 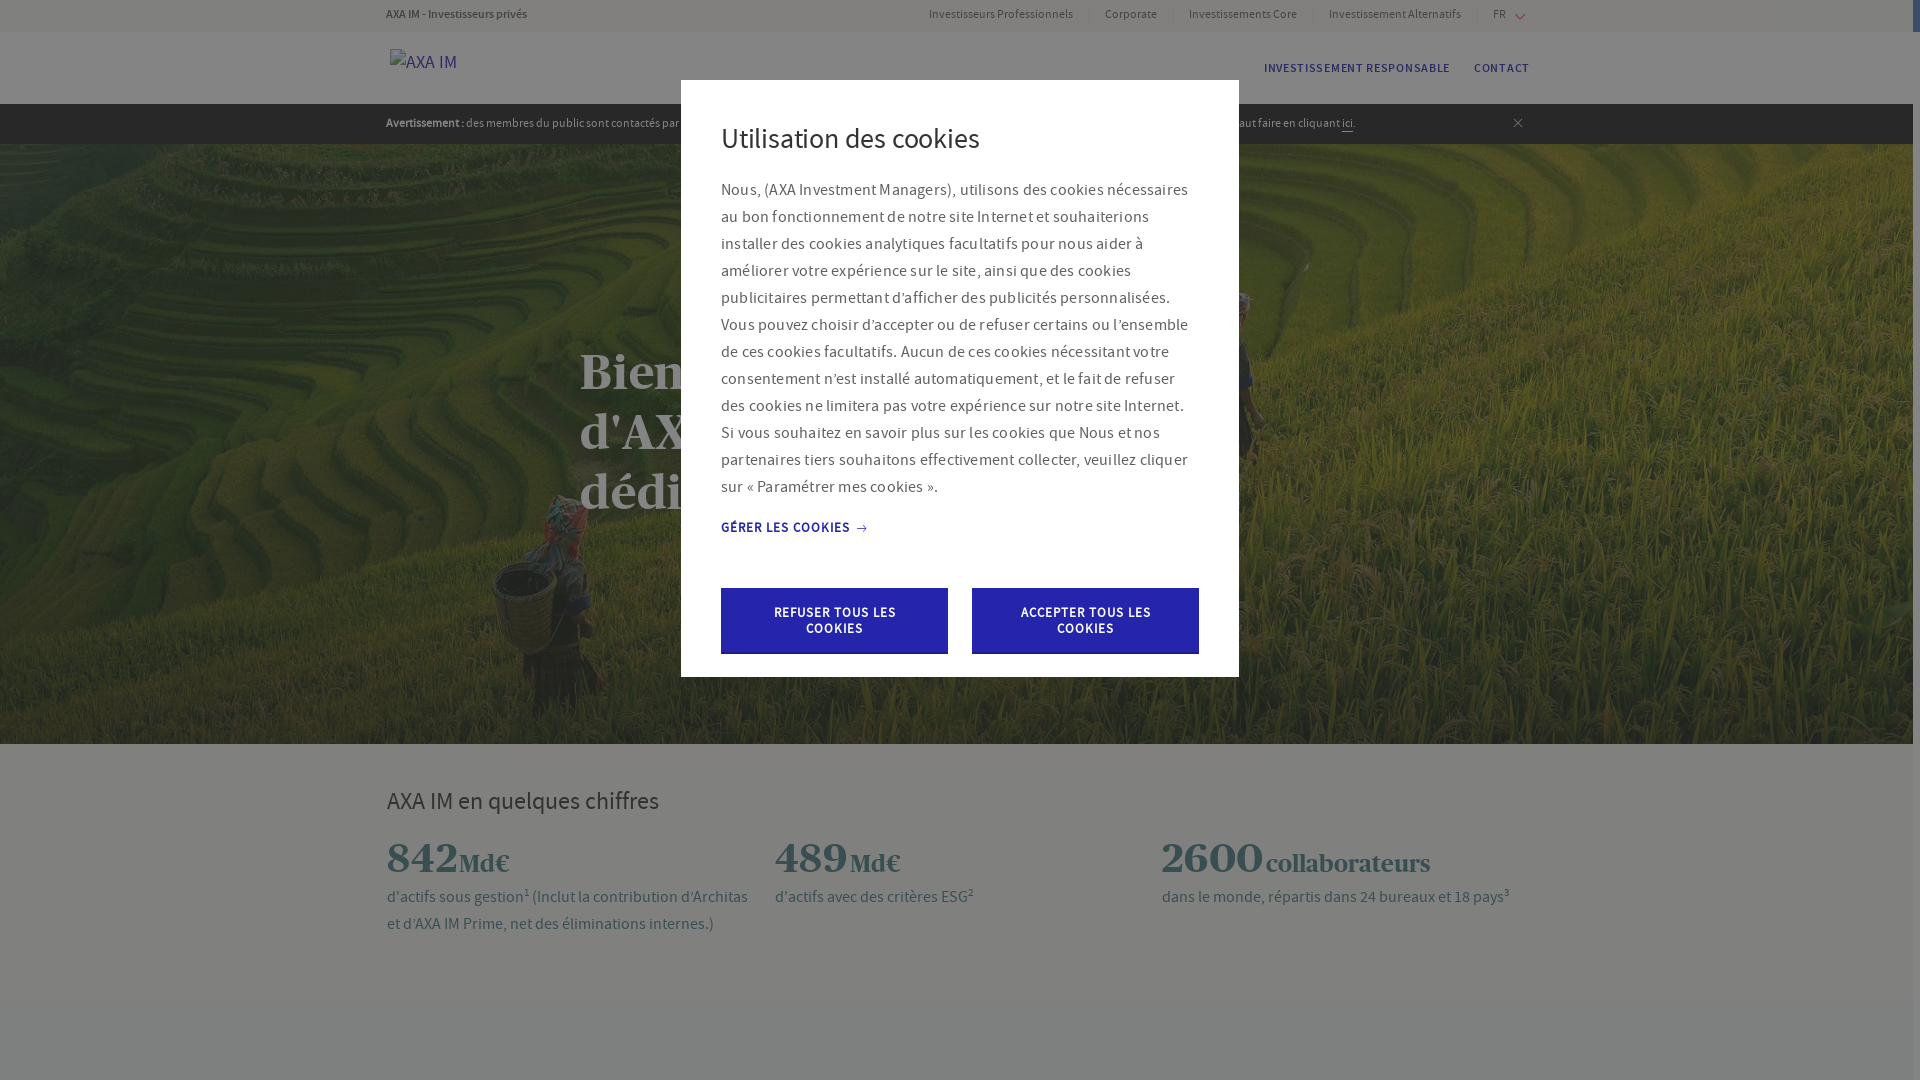 I want to click on 'ici', so click(x=1347, y=123).